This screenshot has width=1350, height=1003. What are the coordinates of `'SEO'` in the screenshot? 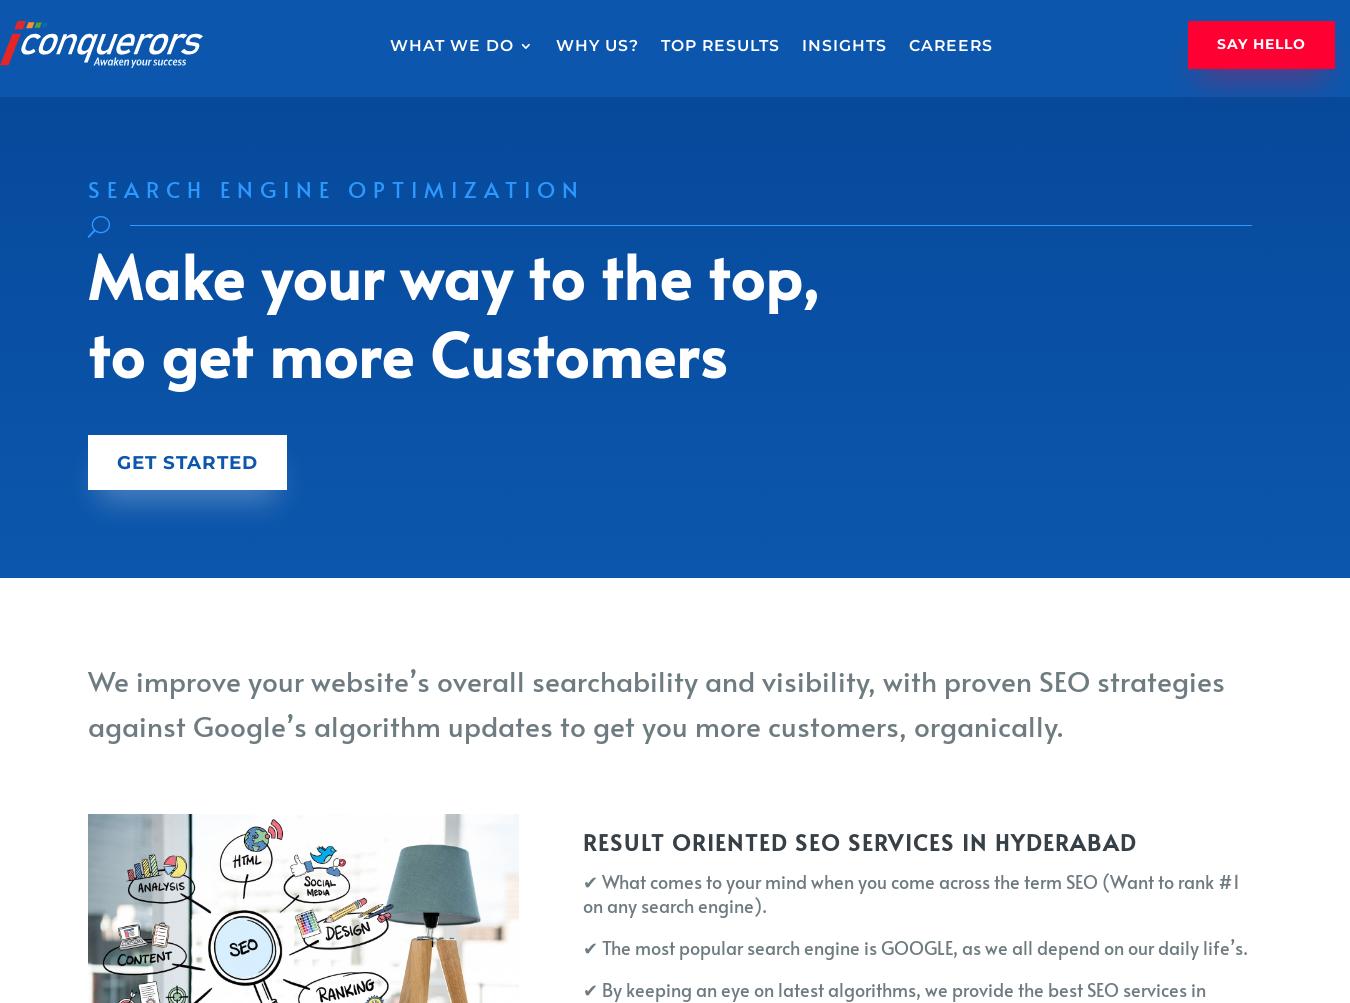 It's located at (437, 101).